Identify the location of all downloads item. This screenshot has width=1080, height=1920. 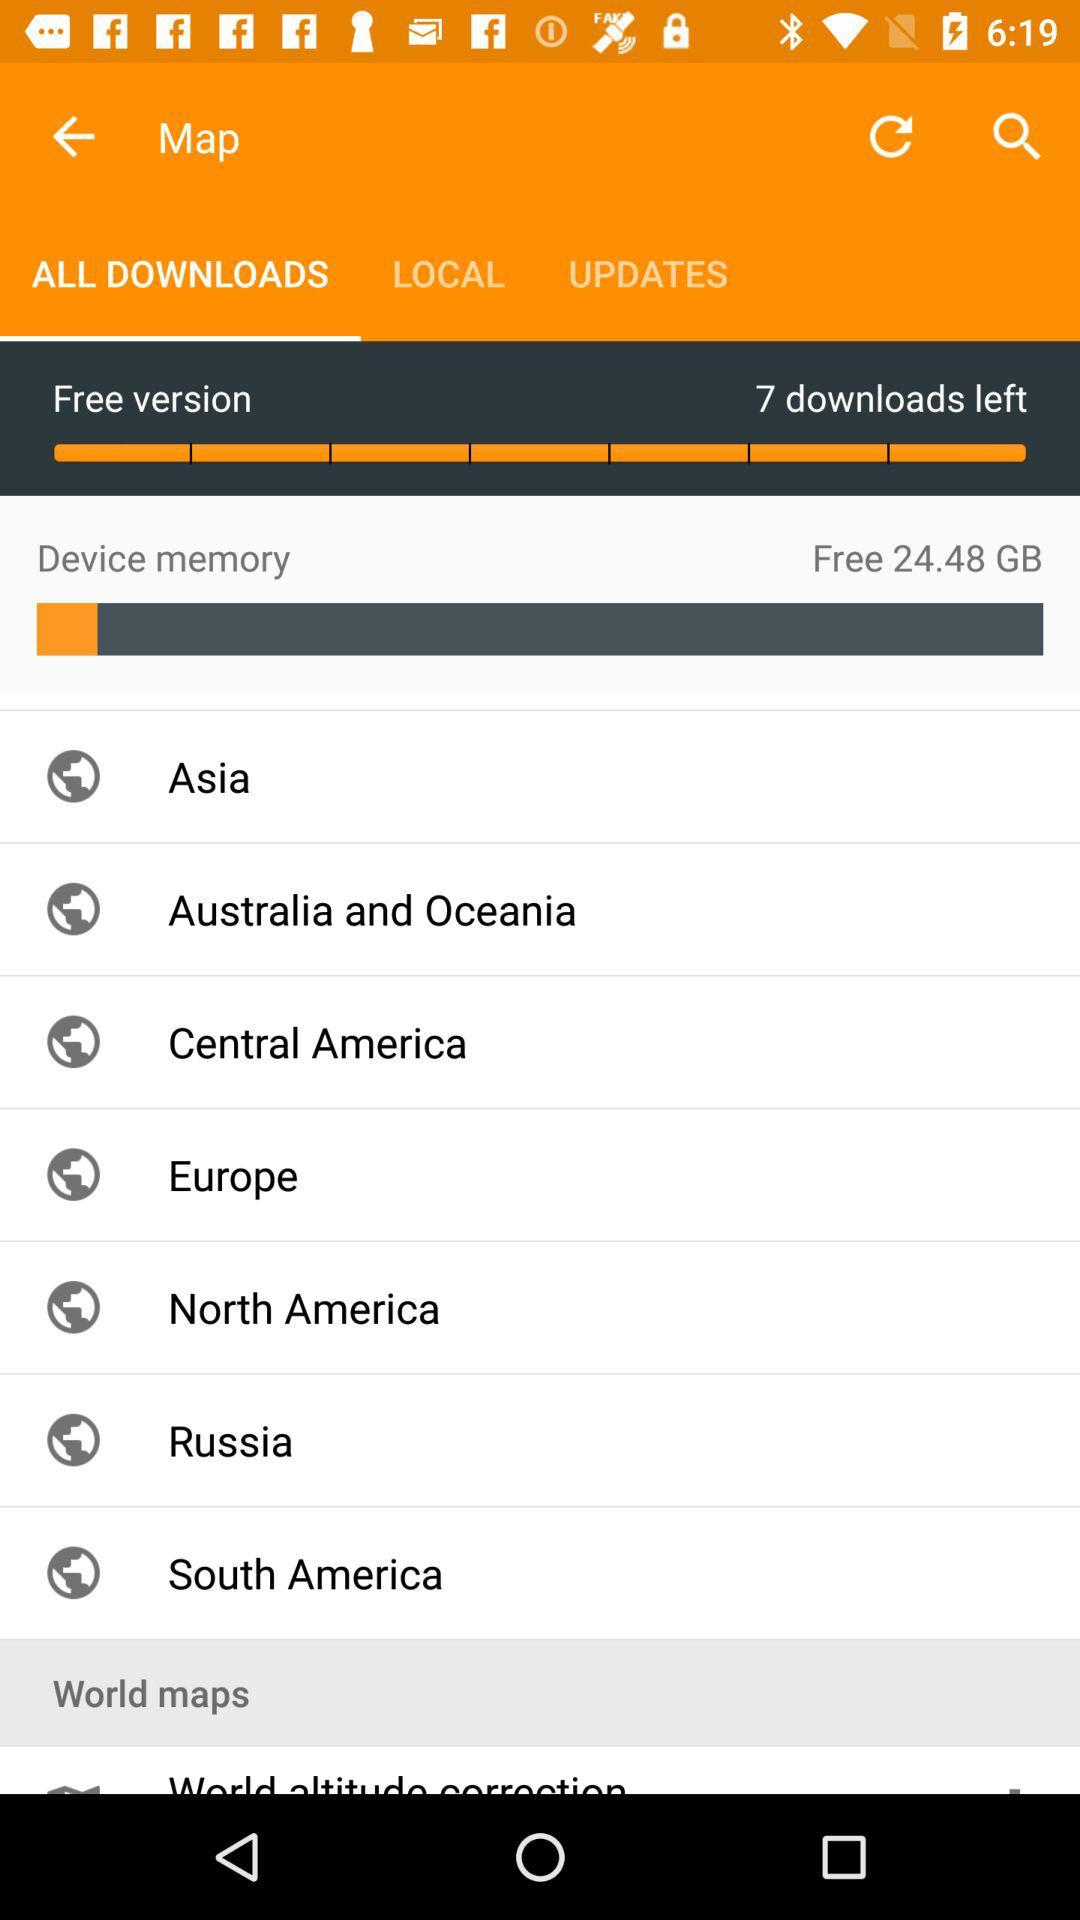
(180, 272).